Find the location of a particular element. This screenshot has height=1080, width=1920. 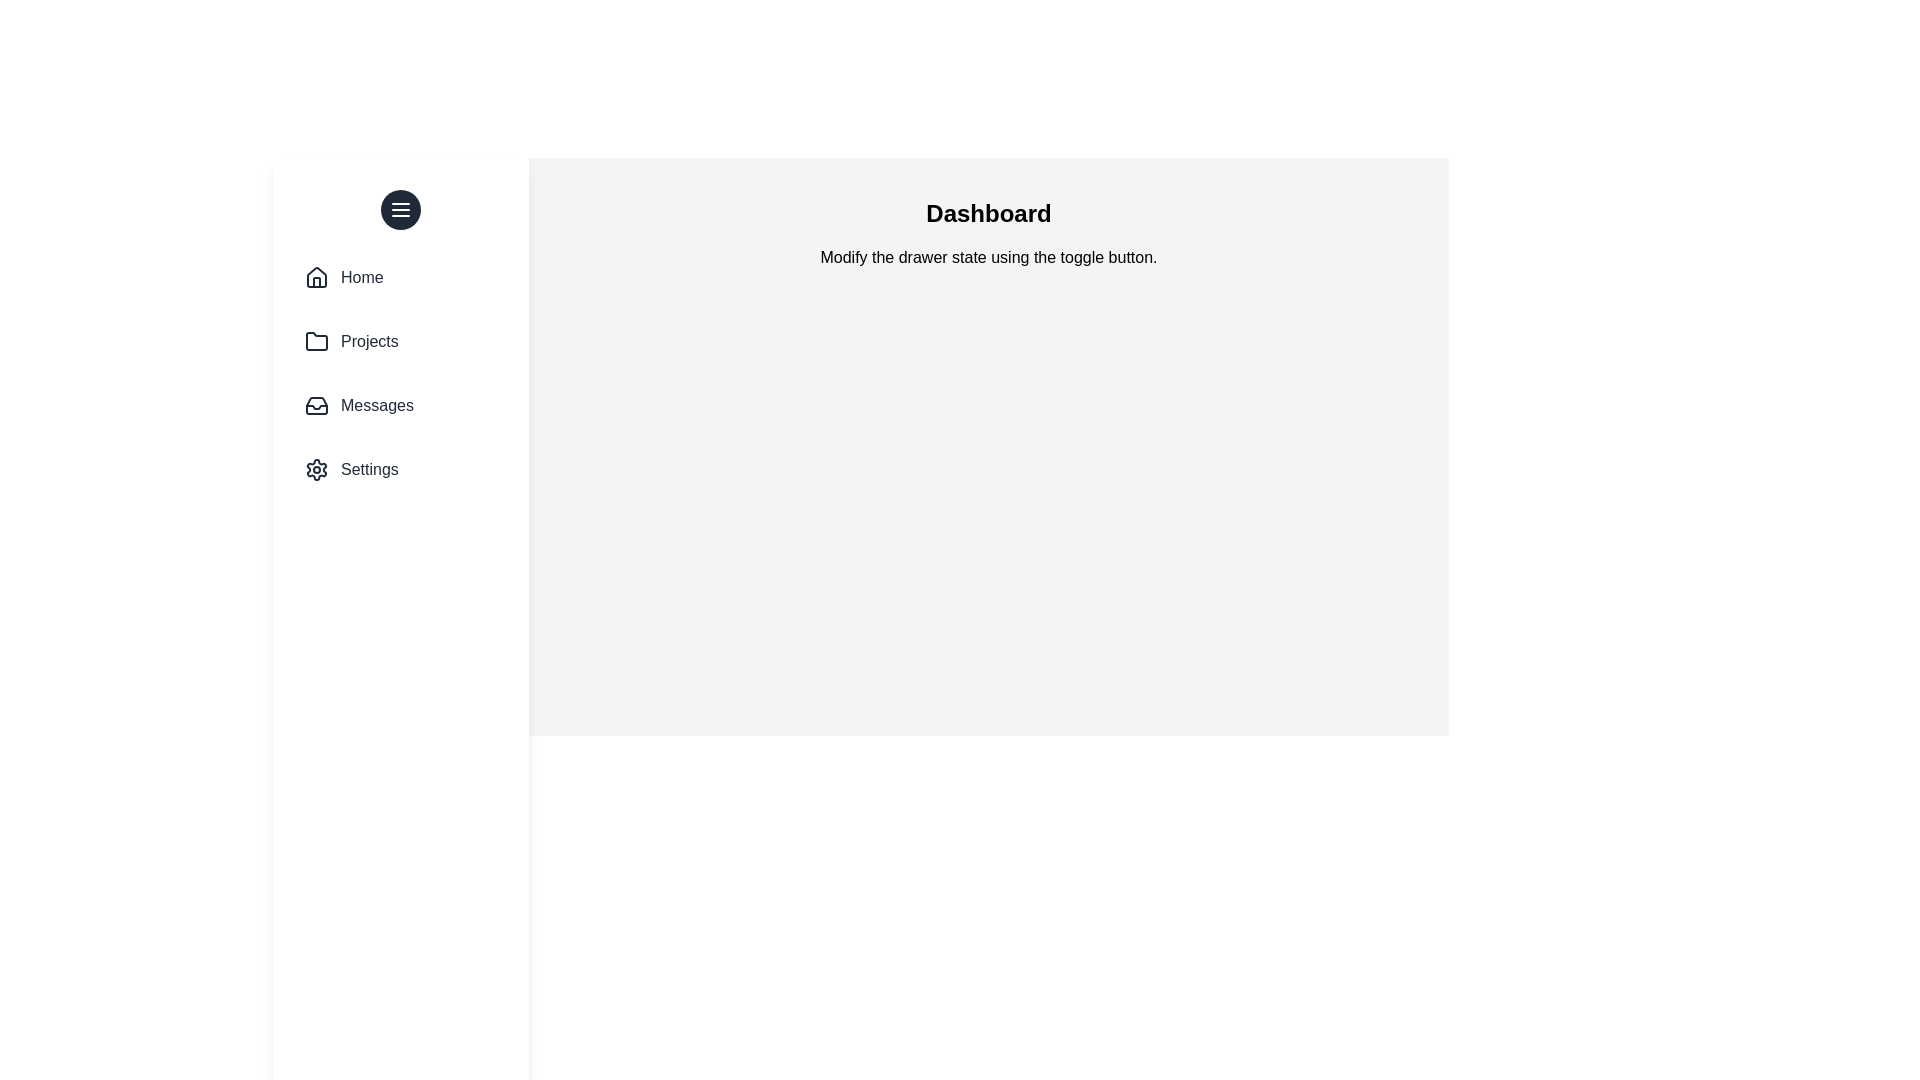

the text 'Home' in the drawer is located at coordinates (361, 277).